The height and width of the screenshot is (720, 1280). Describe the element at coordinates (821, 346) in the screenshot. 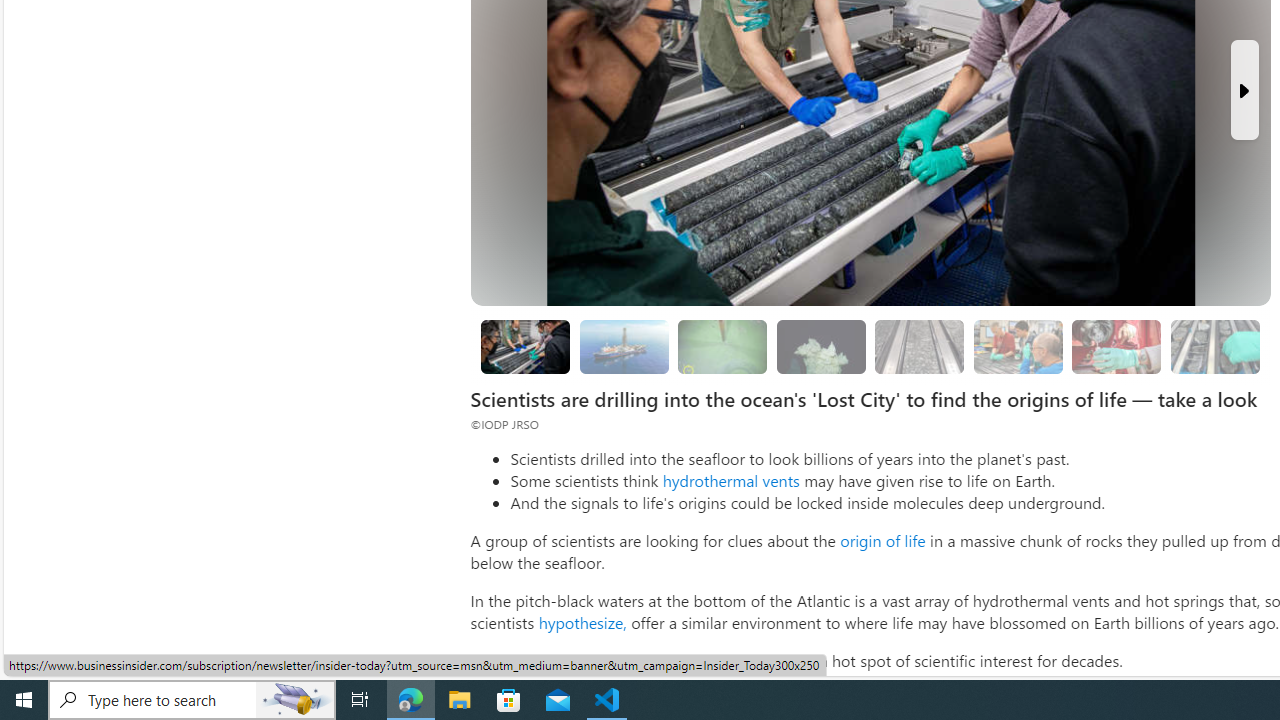

I see `'The Lost City could hold clues to the origin of life.'` at that location.